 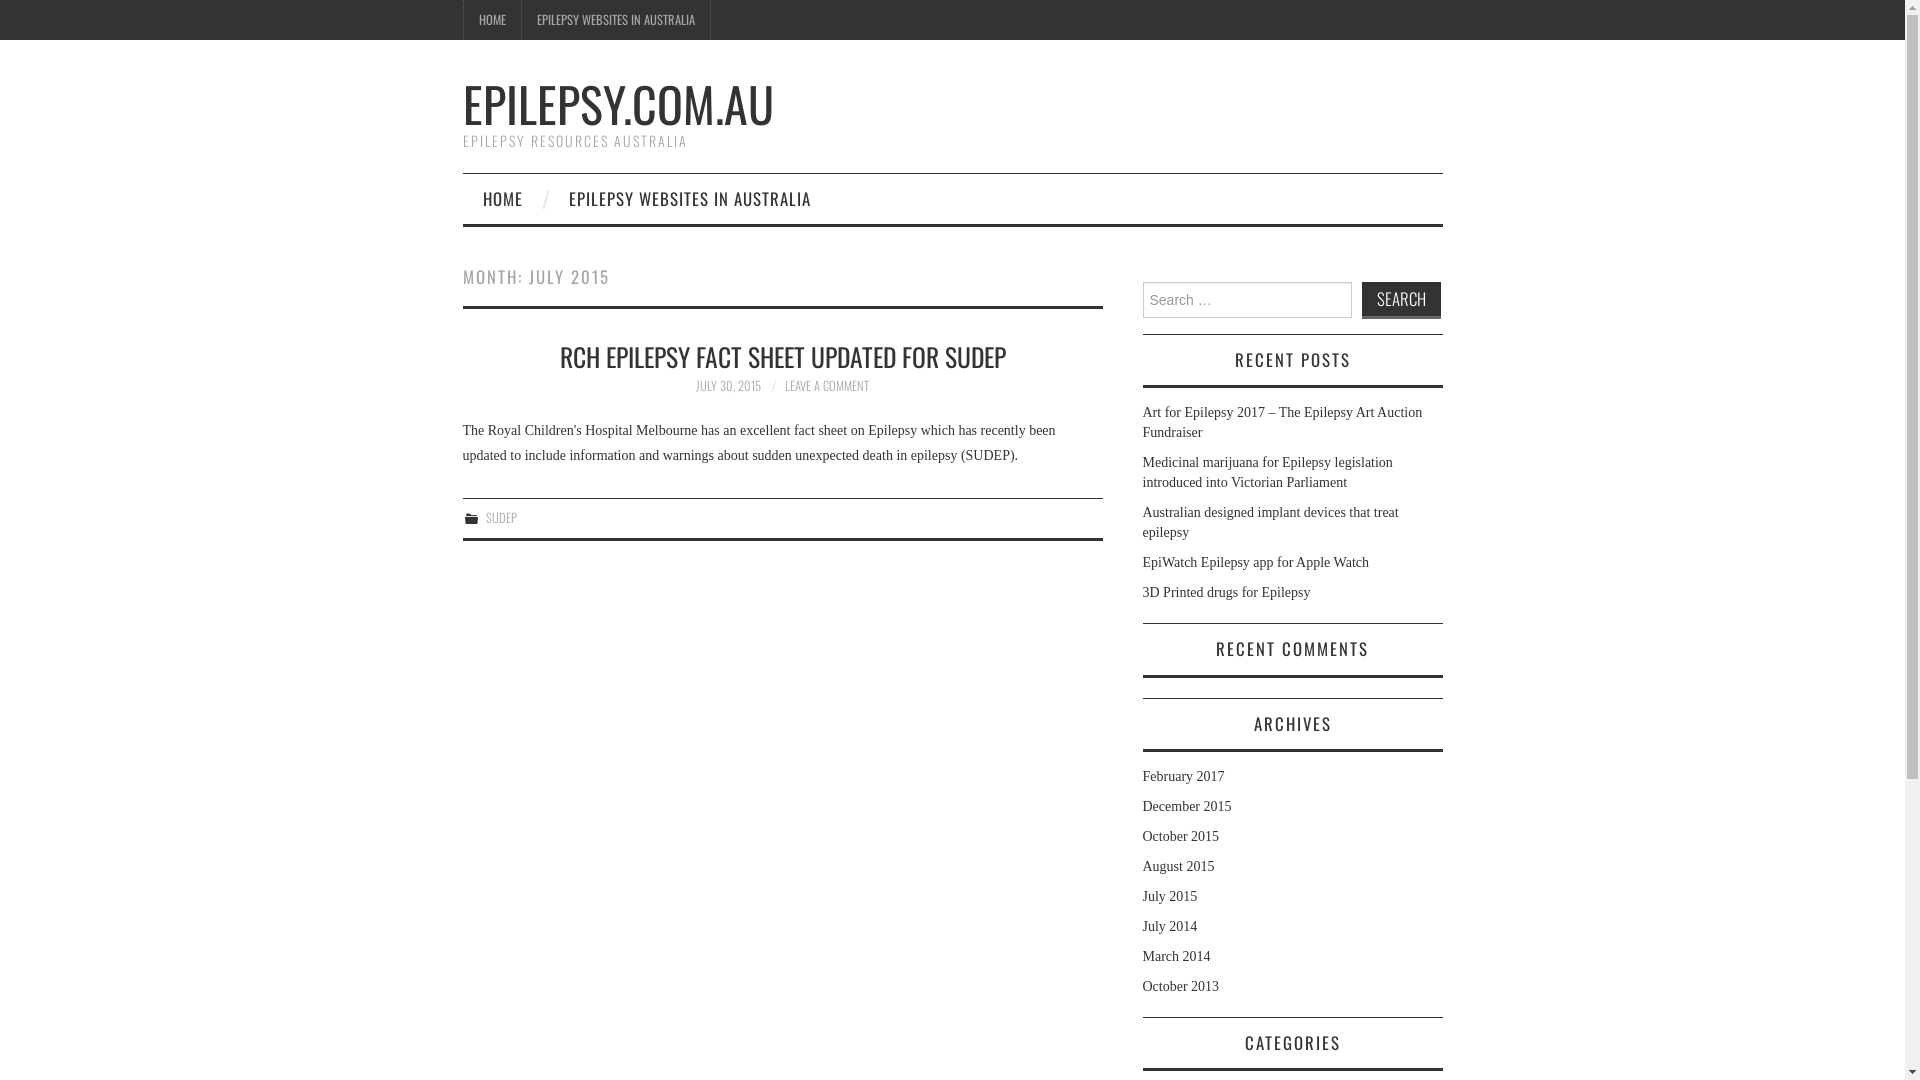 I want to click on 'October 2015', so click(x=1180, y=836).